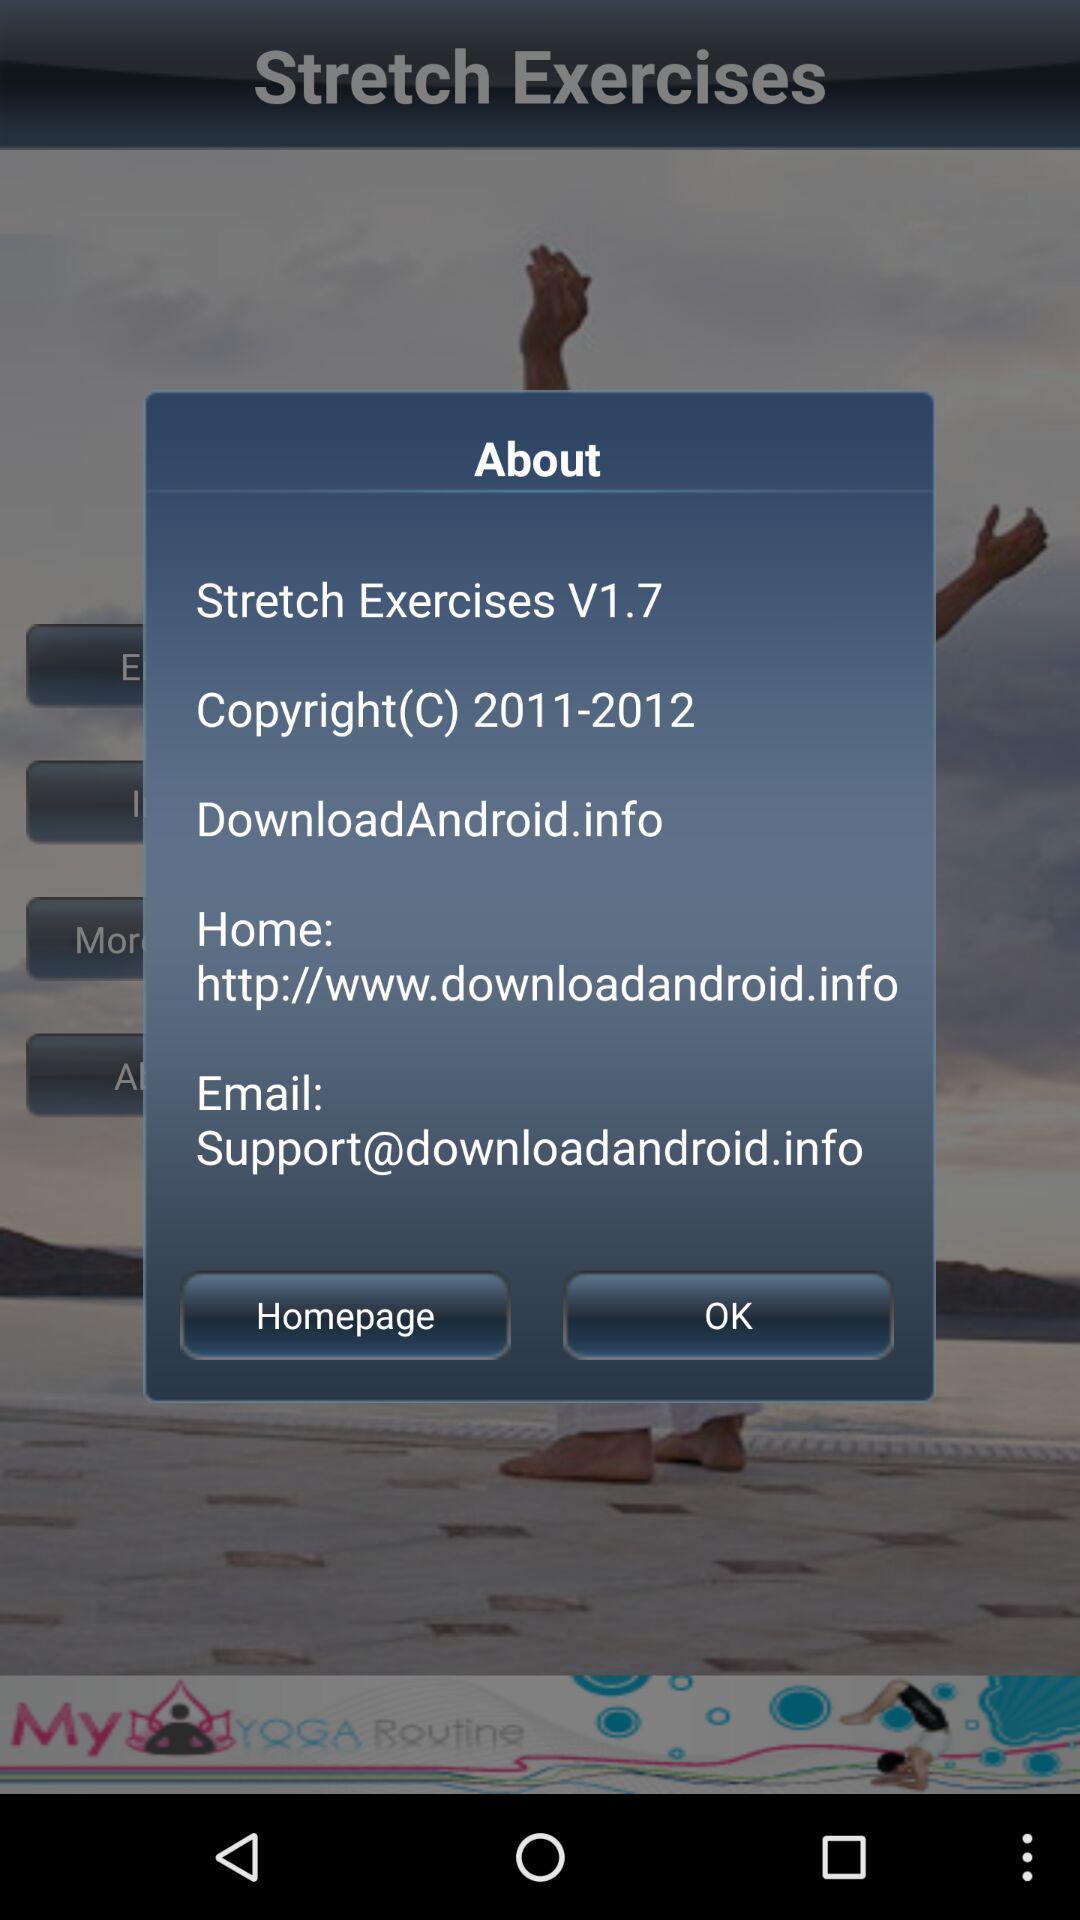  What do you see at coordinates (344, 1315) in the screenshot?
I see `the homepage` at bounding box center [344, 1315].